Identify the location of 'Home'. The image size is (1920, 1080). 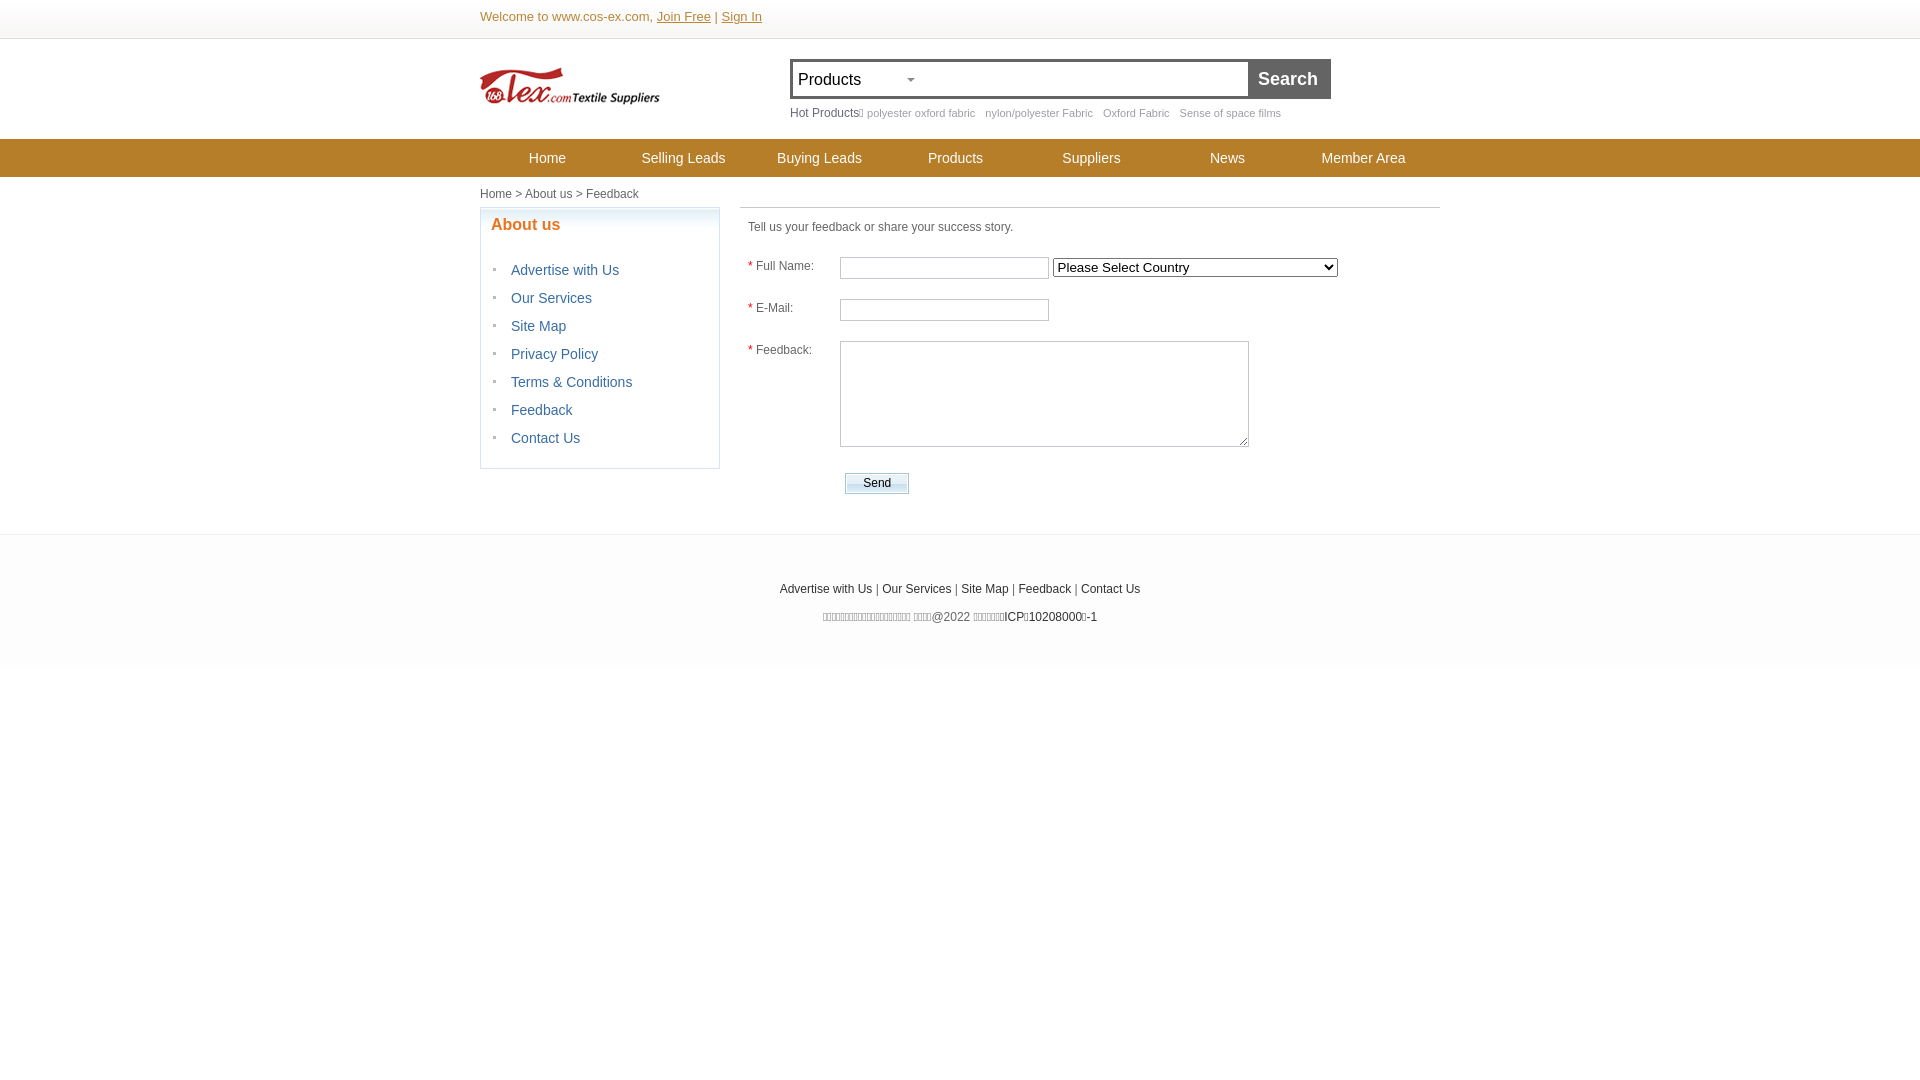
(480, 157).